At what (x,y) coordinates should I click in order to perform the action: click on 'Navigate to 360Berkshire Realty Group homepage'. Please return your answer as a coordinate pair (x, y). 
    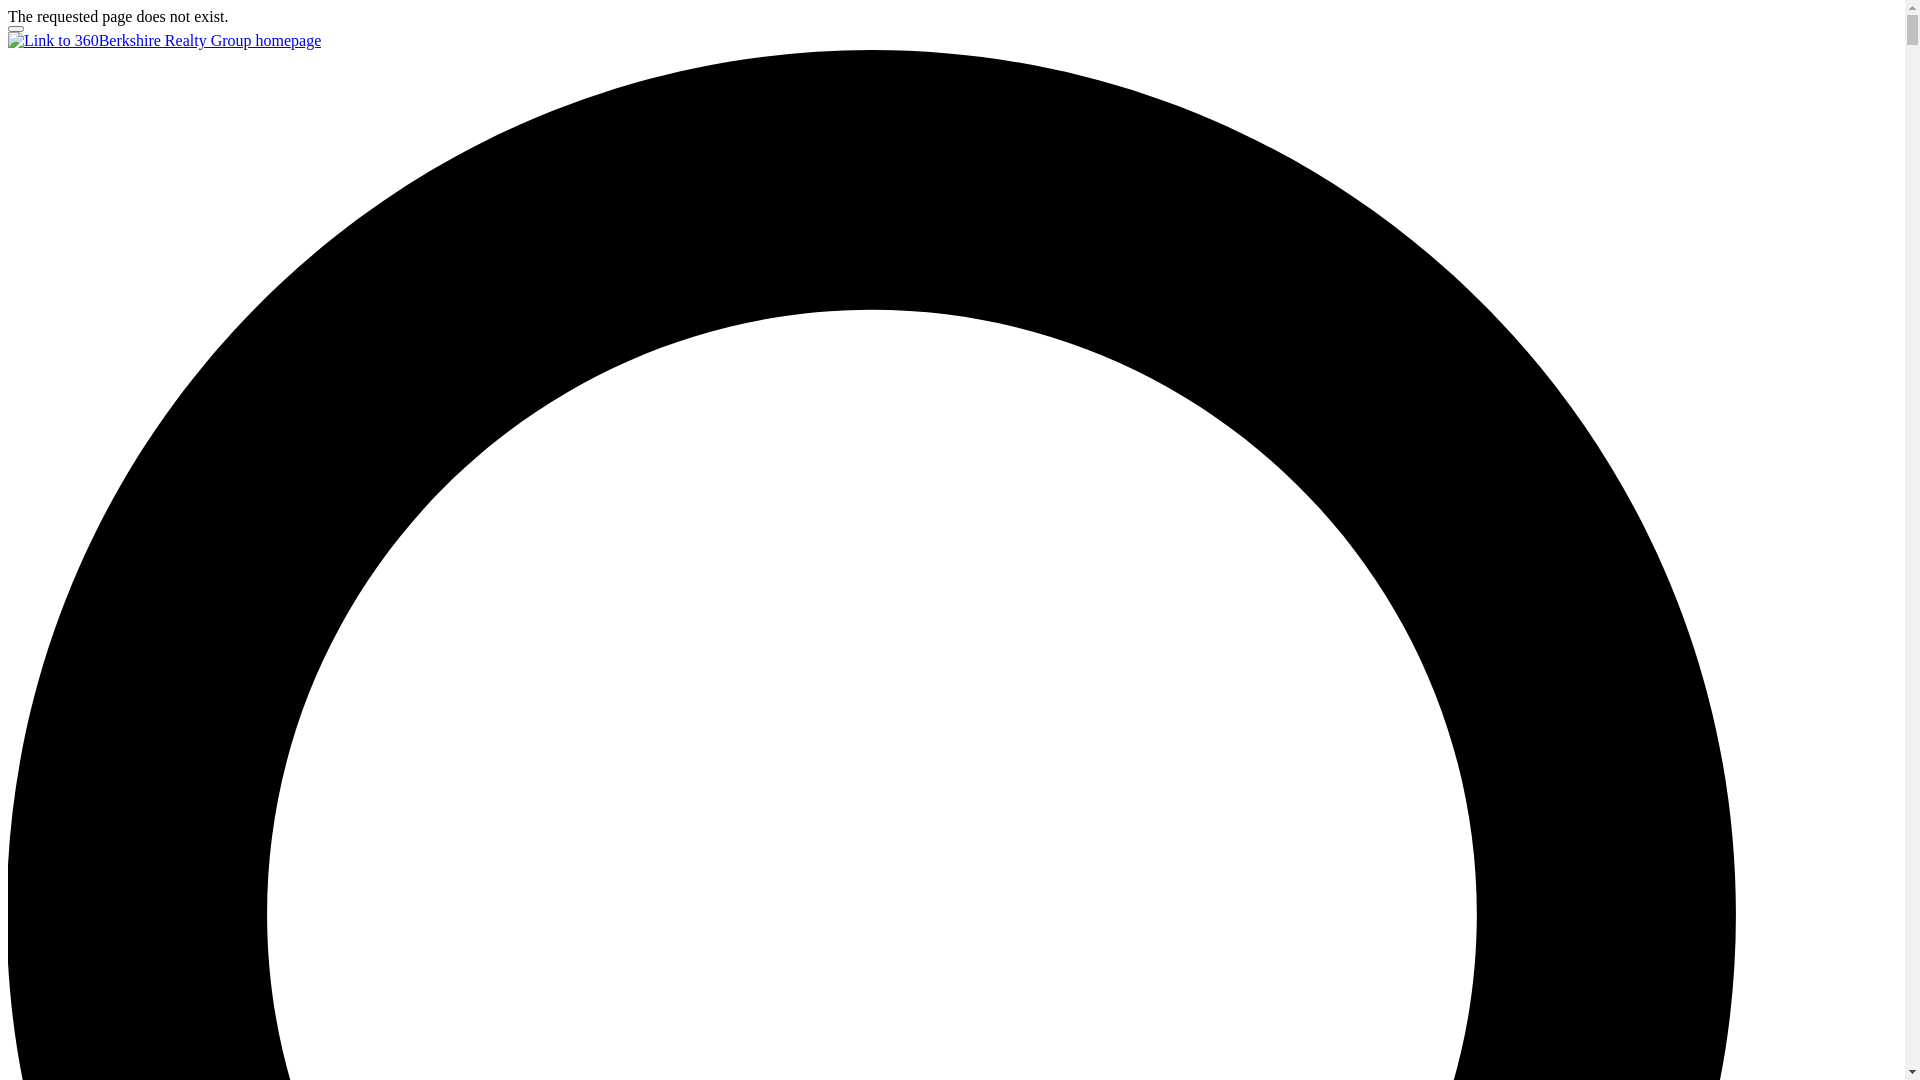
    Looking at the image, I should click on (164, 40).